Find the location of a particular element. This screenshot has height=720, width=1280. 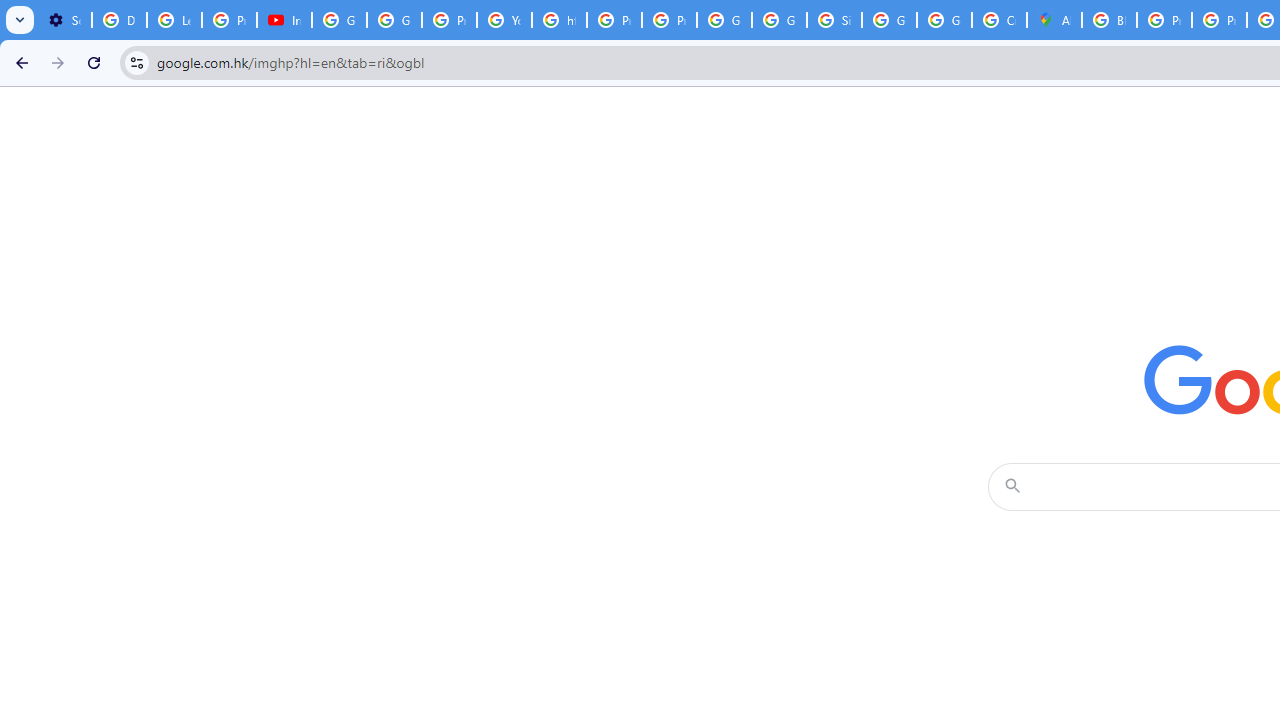

'Create your Google Account' is located at coordinates (999, 20).